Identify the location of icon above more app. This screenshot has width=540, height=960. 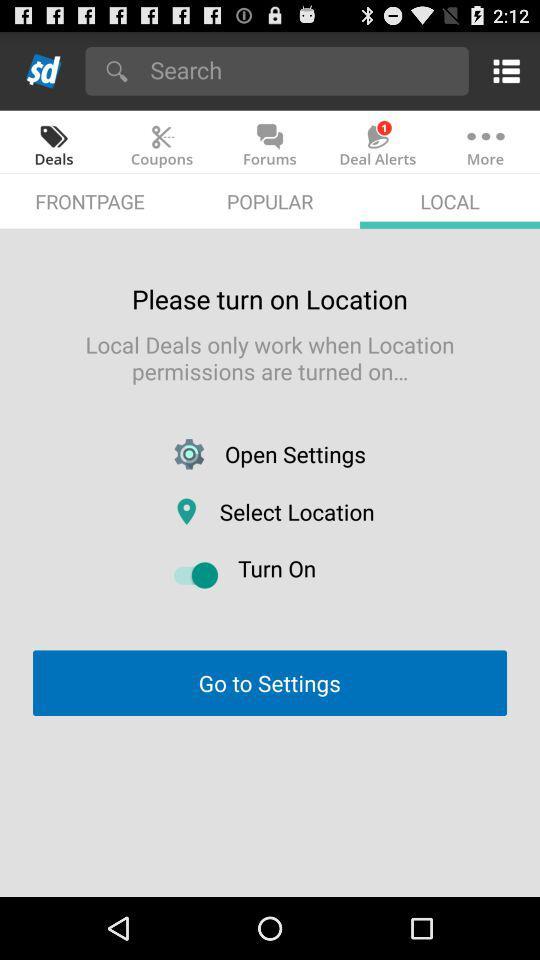
(502, 70).